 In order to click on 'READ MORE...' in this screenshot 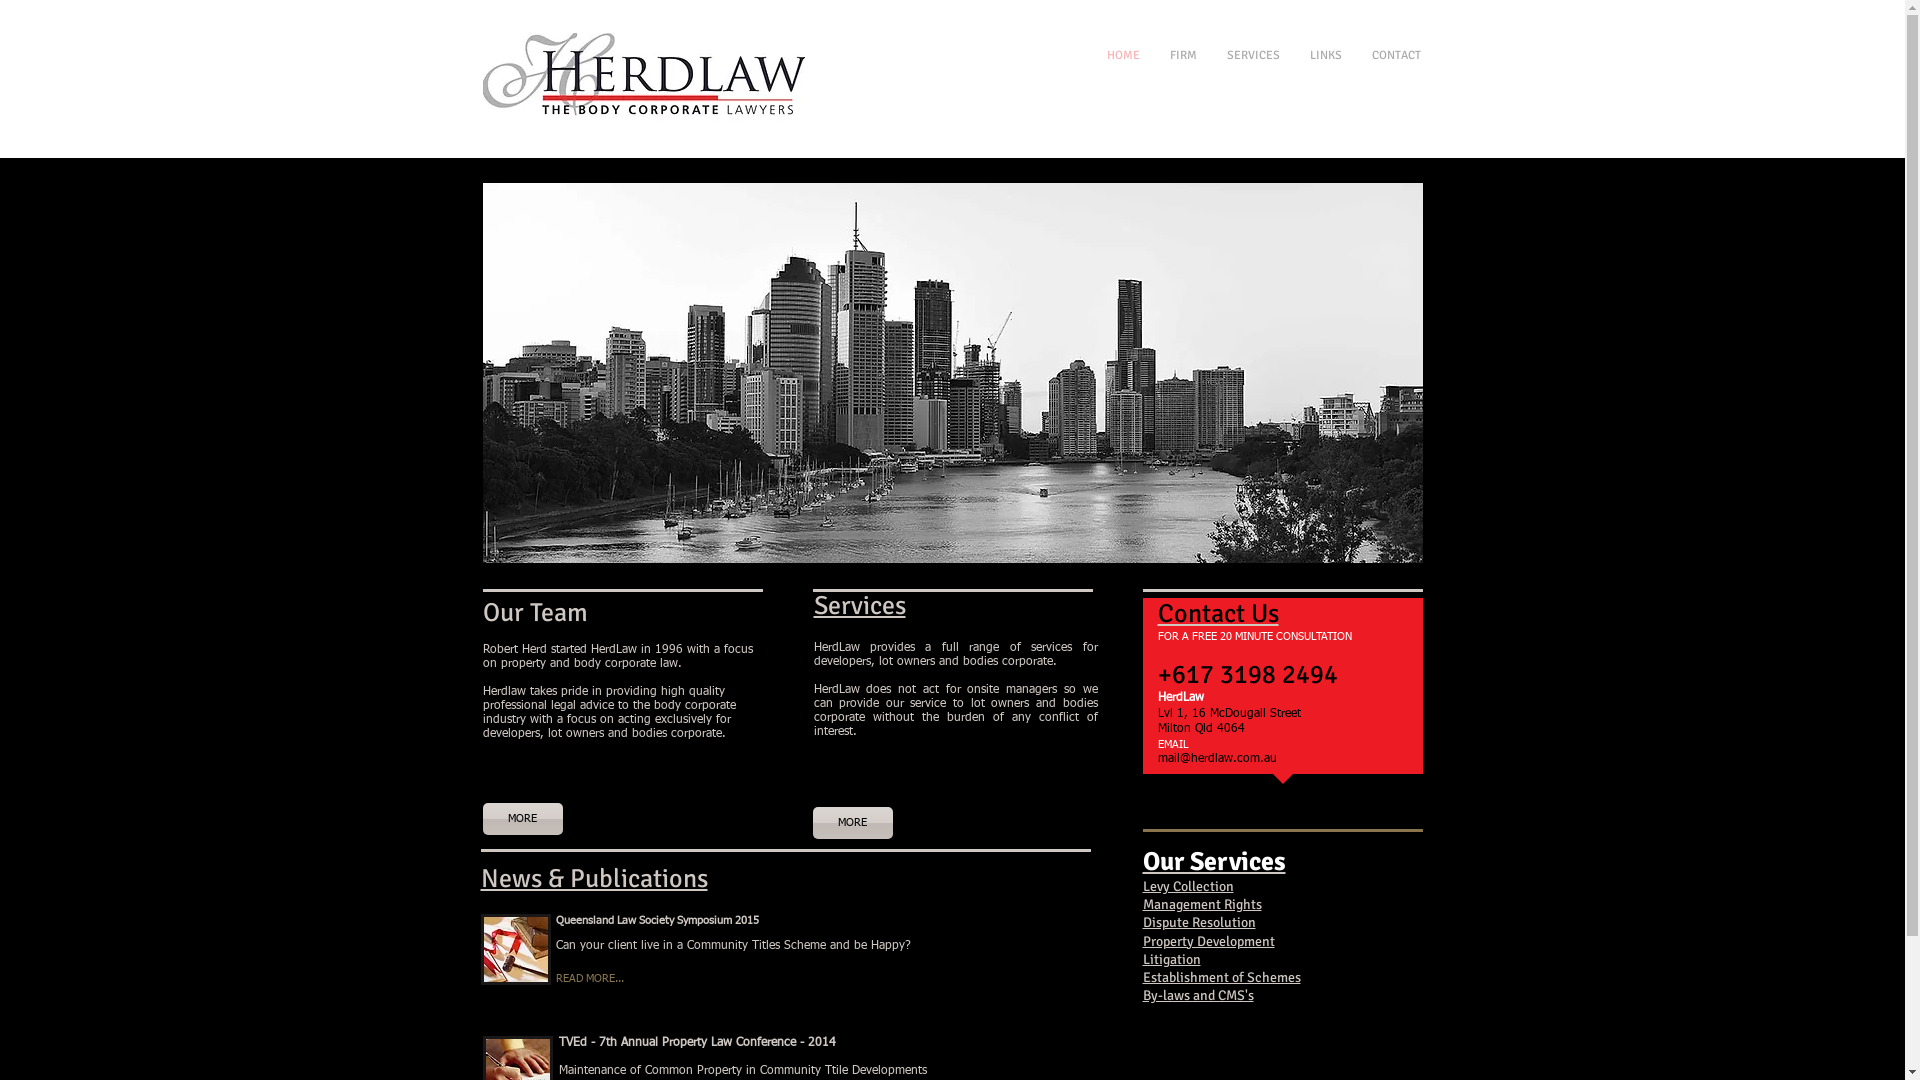, I will do `click(631, 978)`.